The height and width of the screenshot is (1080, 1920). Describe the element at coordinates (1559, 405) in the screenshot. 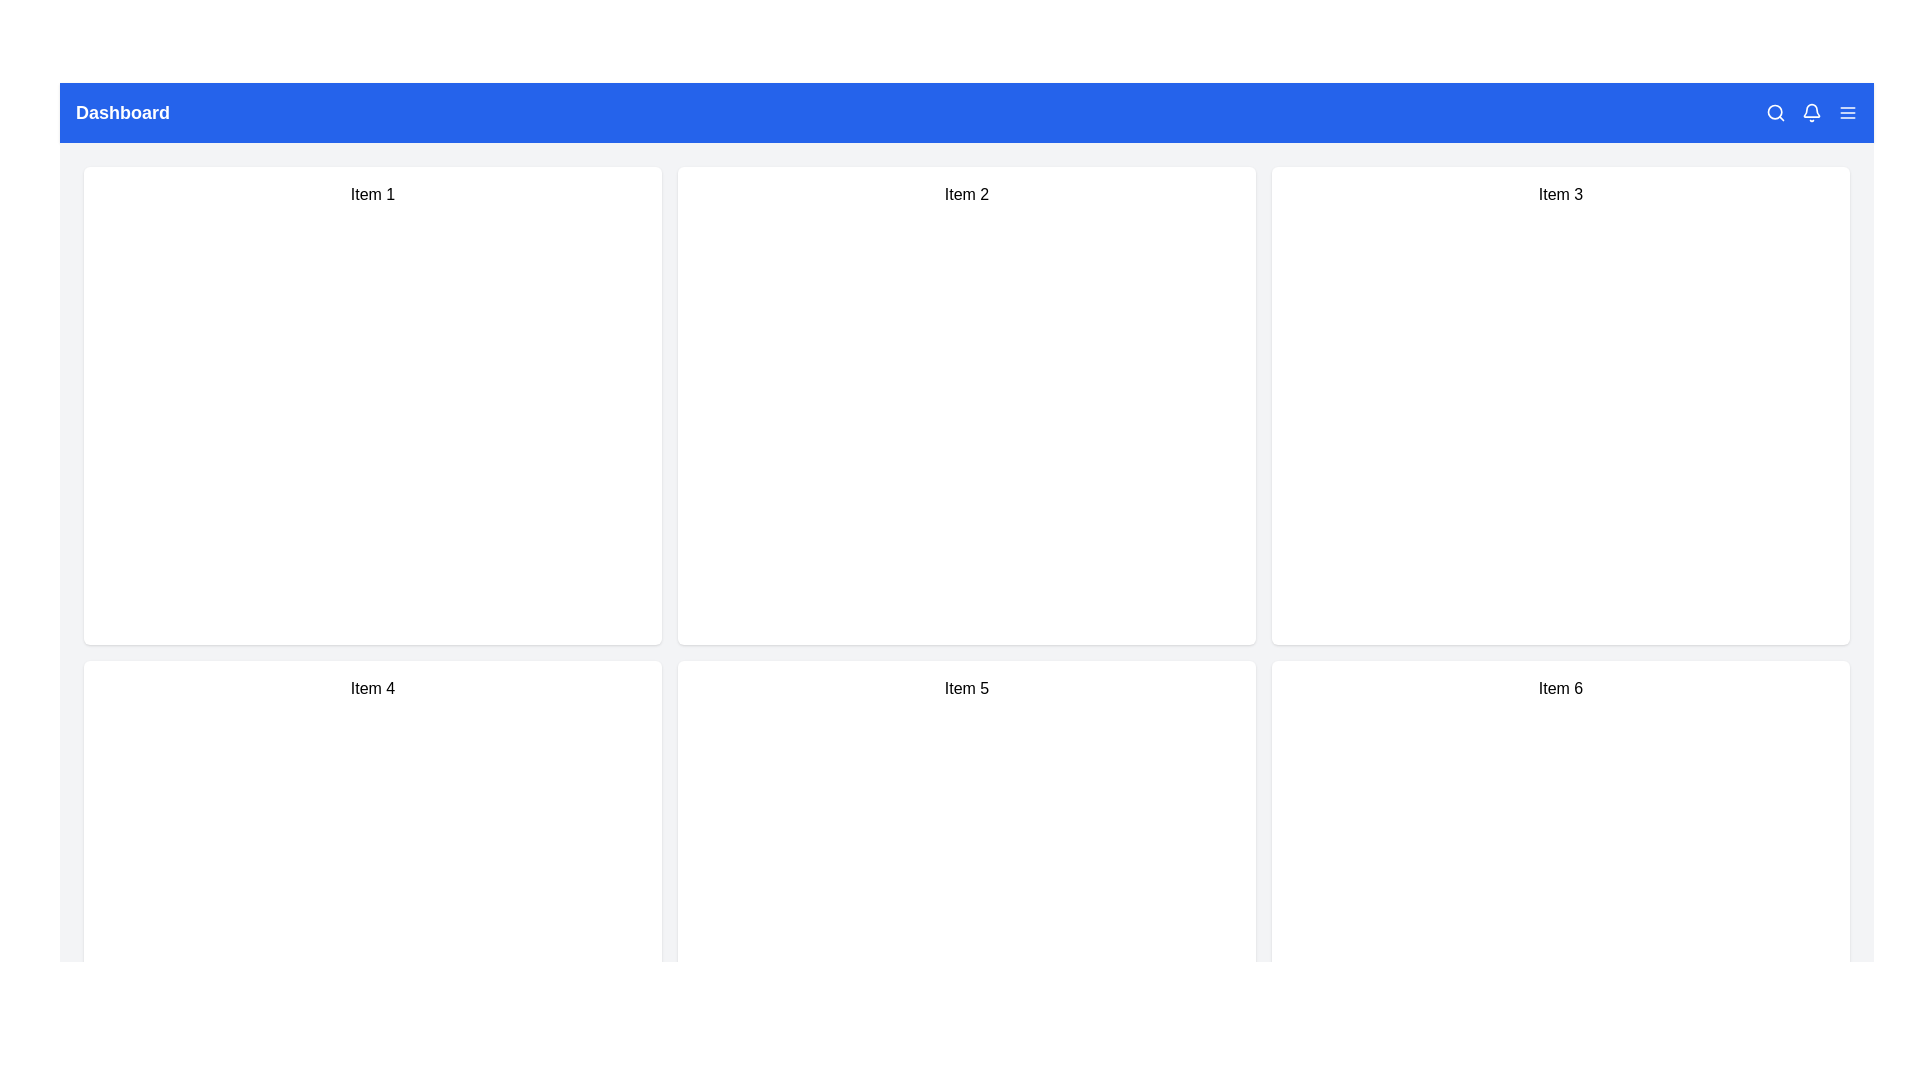

I see `the display card representing 'Item 3' located in the first row, third column of a 3x2 grid layout` at that location.